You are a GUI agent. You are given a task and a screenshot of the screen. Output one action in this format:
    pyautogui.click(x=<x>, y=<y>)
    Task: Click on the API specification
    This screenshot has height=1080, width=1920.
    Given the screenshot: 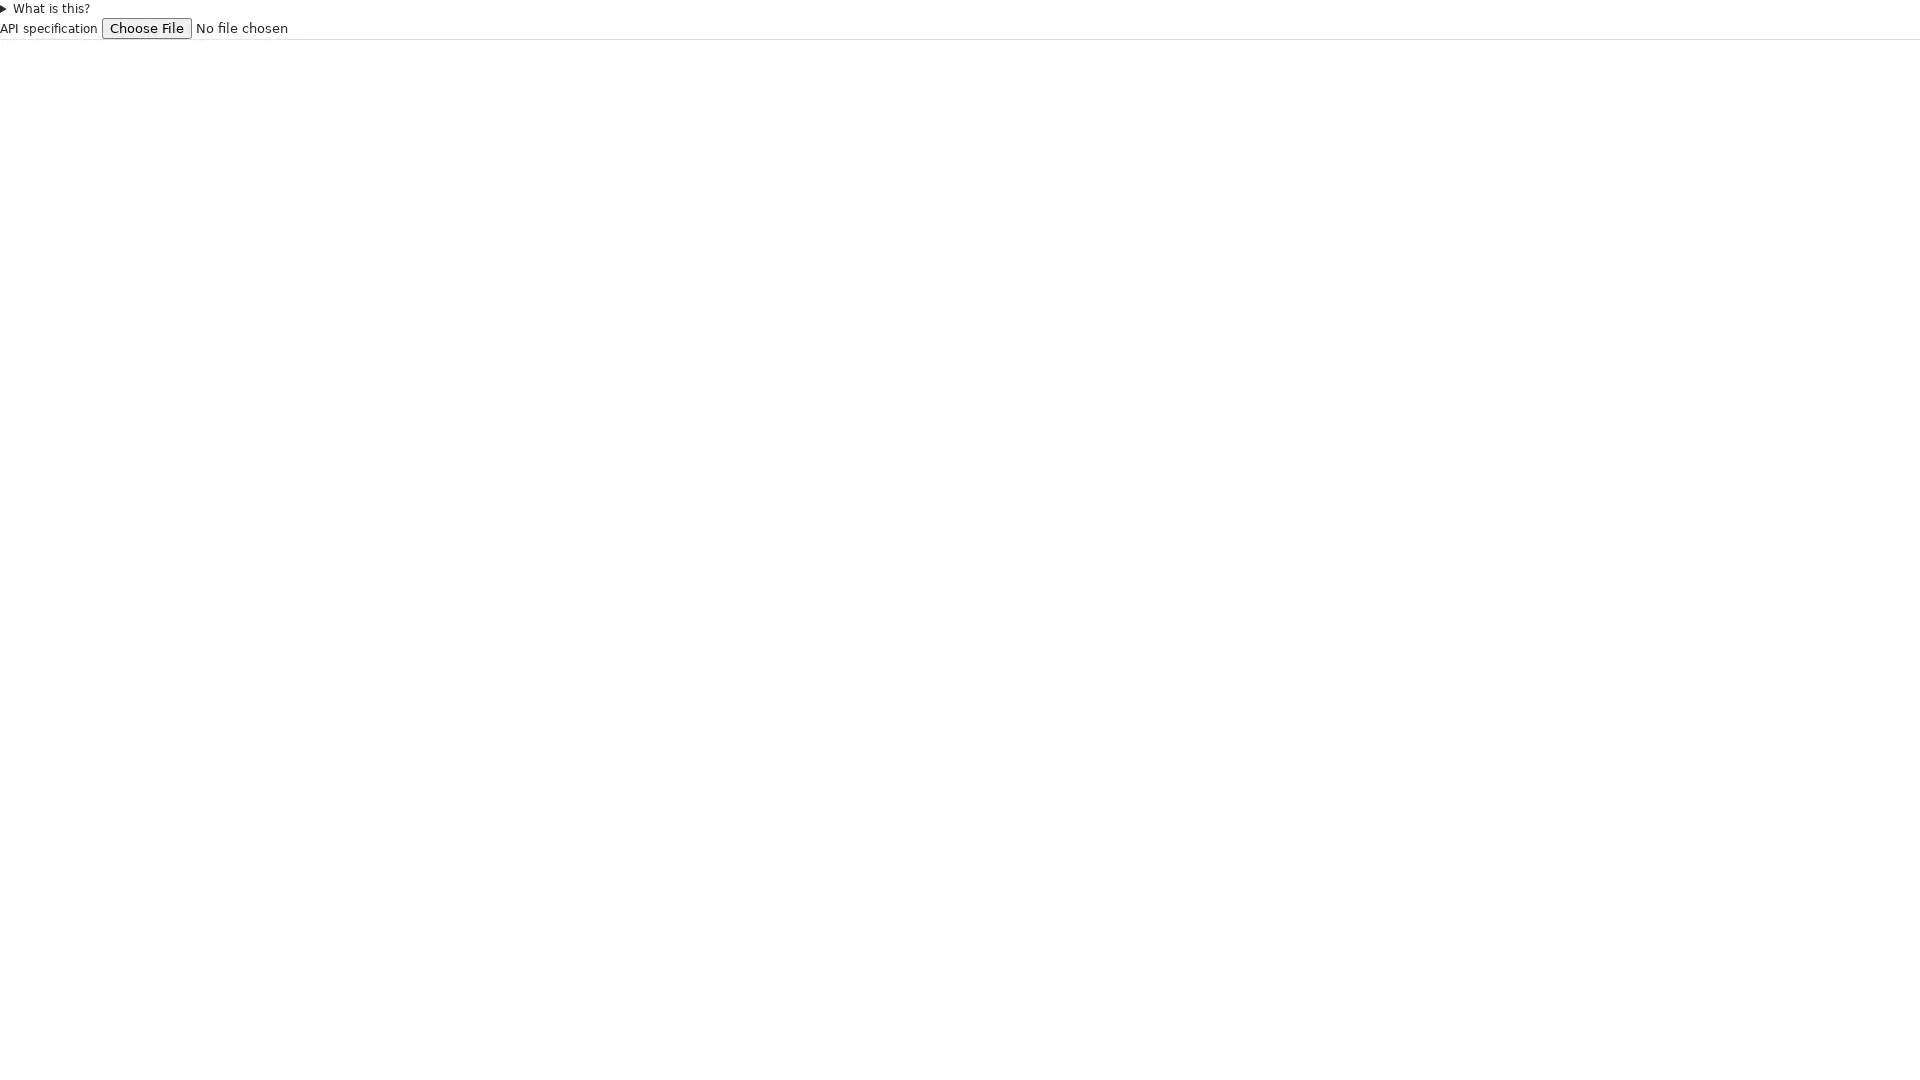 What is the action you would take?
    pyautogui.click(x=238, y=28)
    